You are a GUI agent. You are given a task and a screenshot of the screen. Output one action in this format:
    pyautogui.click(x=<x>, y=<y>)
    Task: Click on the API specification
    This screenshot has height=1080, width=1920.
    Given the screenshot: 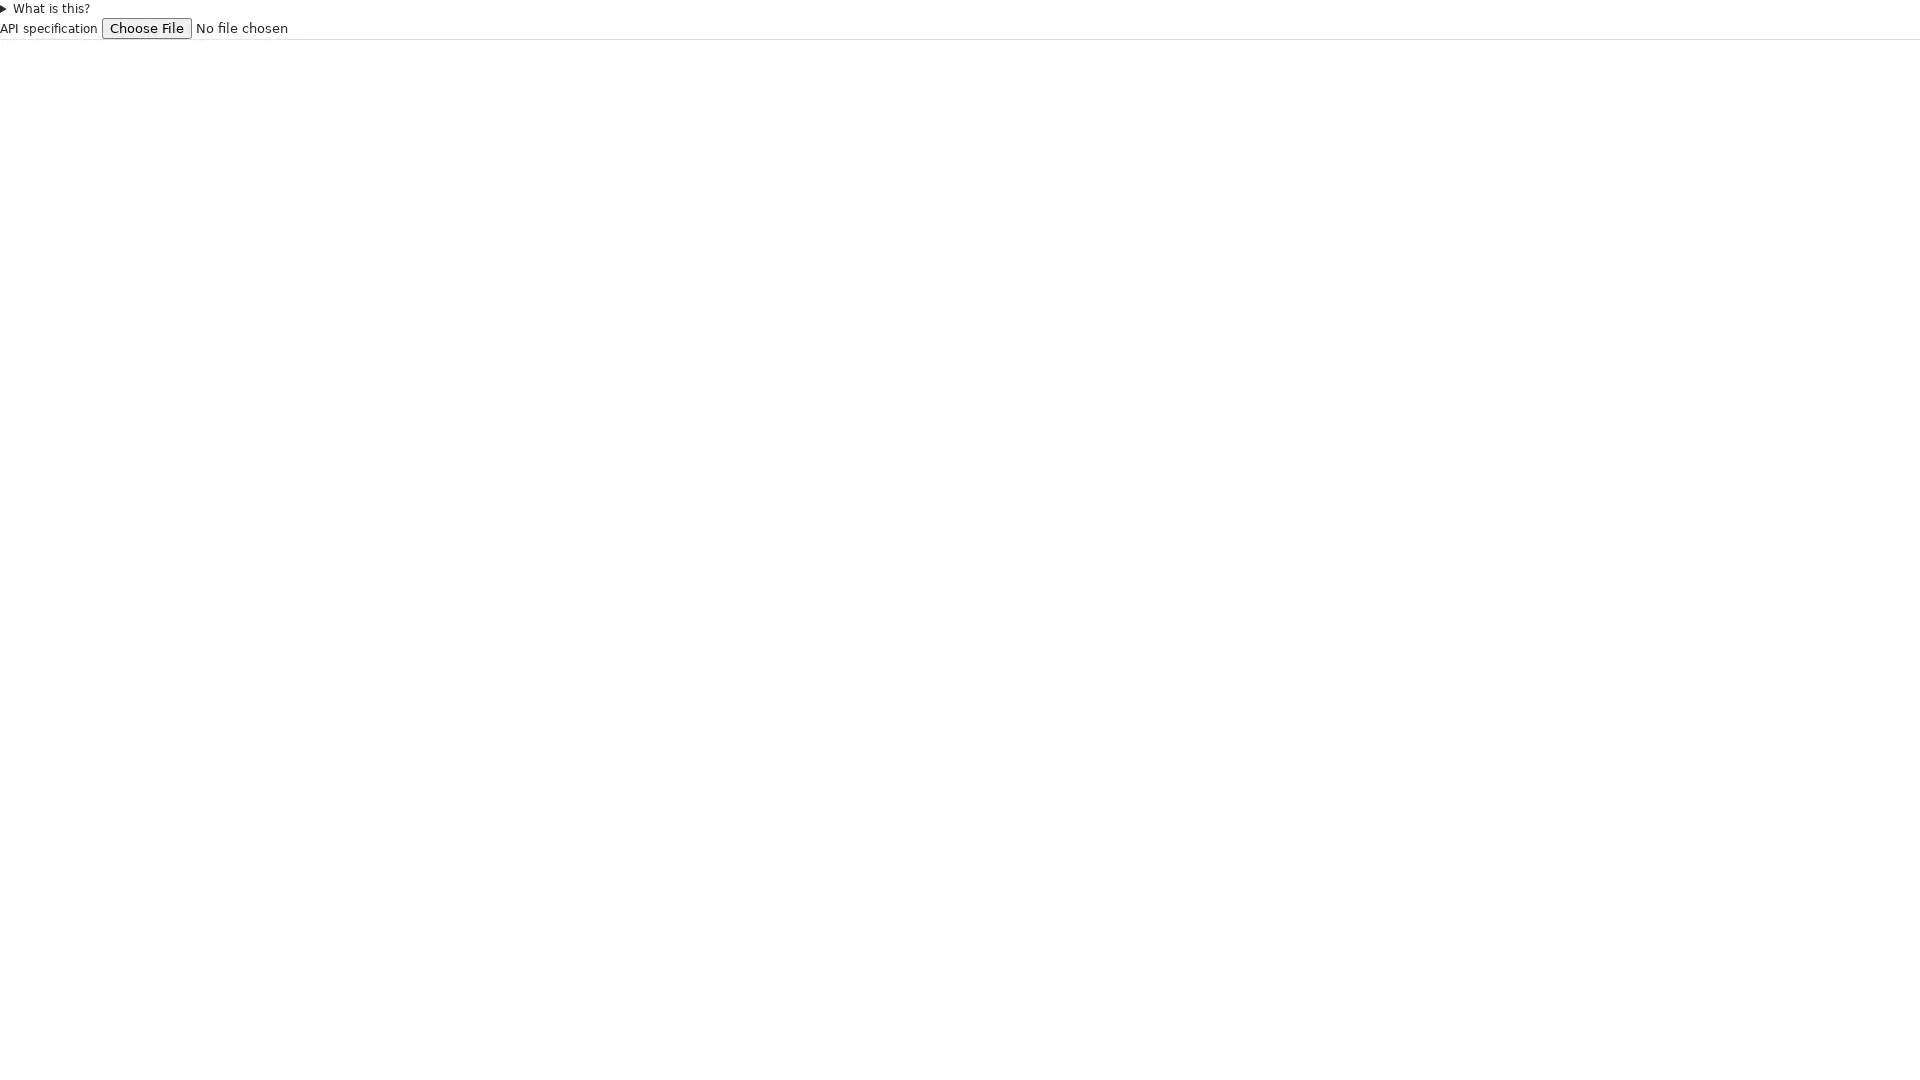 What is the action you would take?
    pyautogui.click(x=238, y=28)
    